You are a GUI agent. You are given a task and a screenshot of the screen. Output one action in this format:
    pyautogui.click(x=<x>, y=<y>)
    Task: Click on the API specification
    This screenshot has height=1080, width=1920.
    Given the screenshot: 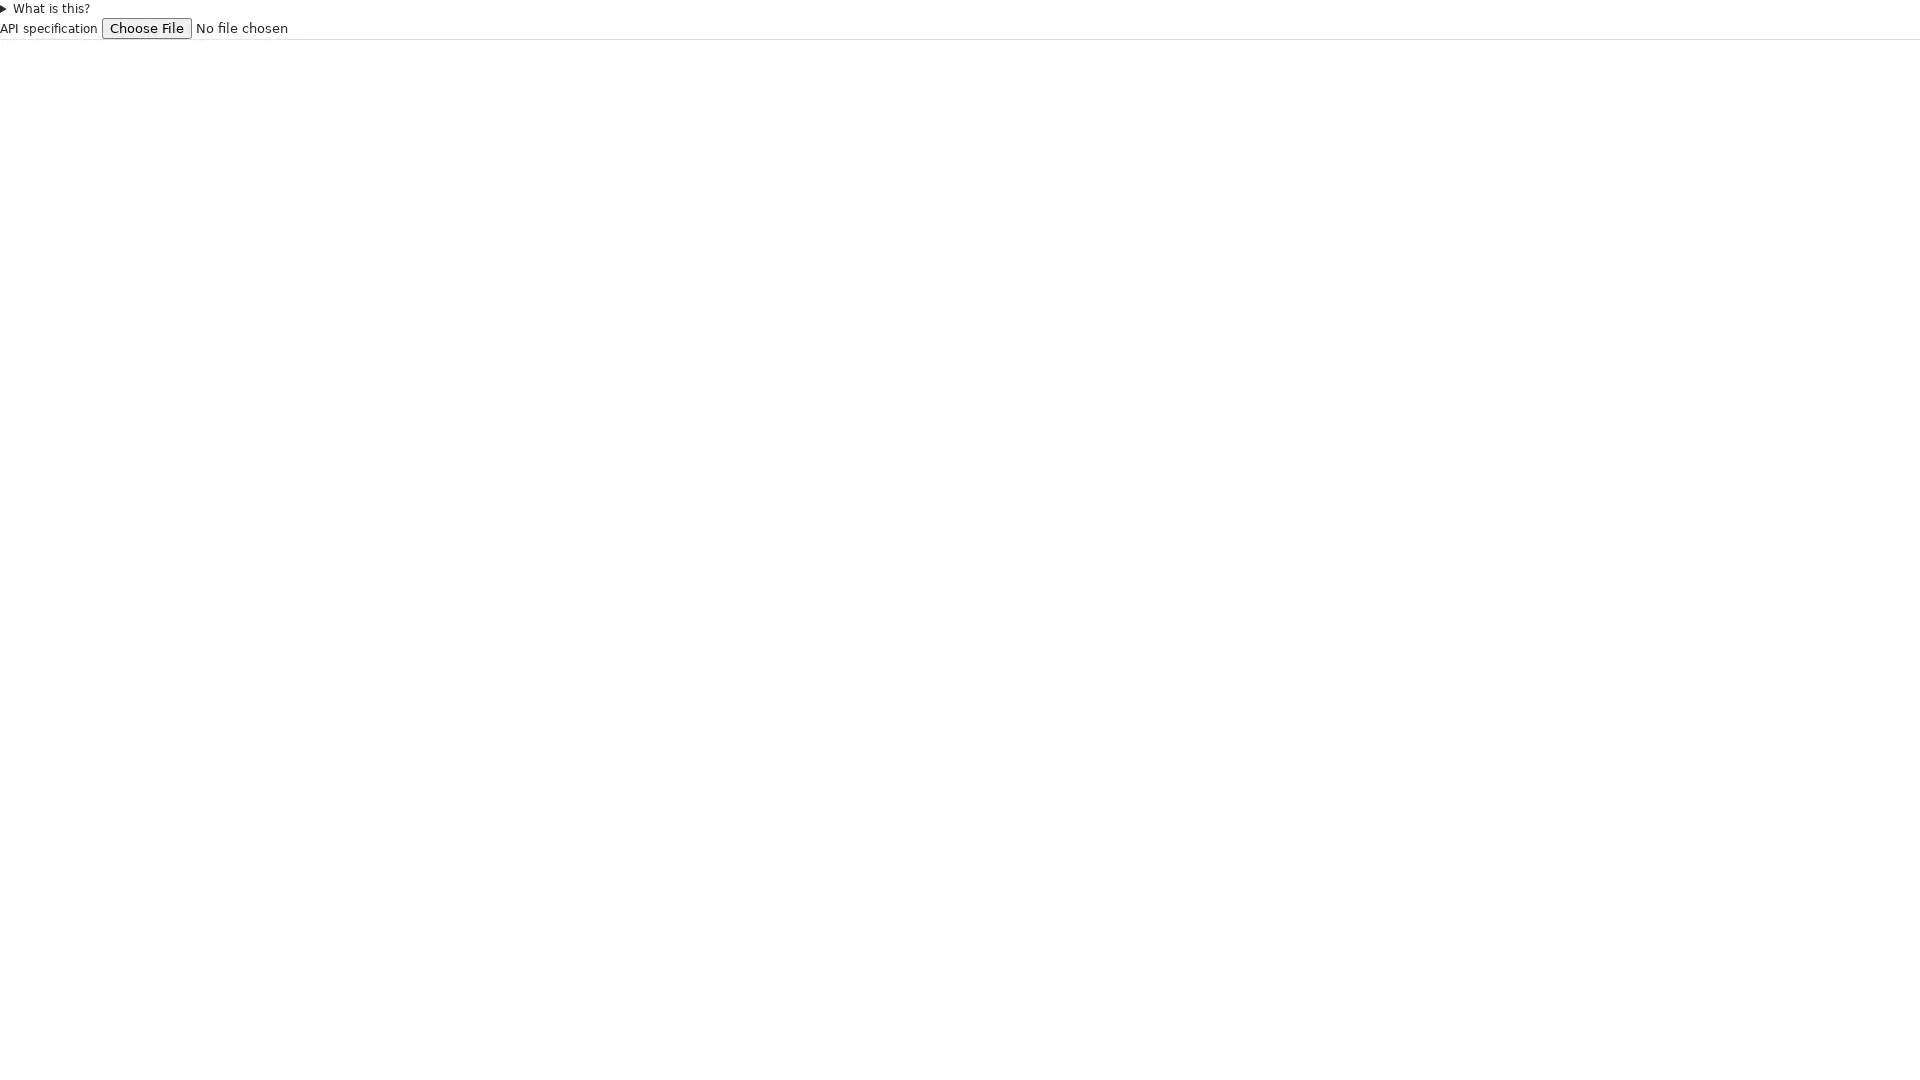 What is the action you would take?
    pyautogui.click(x=238, y=28)
    